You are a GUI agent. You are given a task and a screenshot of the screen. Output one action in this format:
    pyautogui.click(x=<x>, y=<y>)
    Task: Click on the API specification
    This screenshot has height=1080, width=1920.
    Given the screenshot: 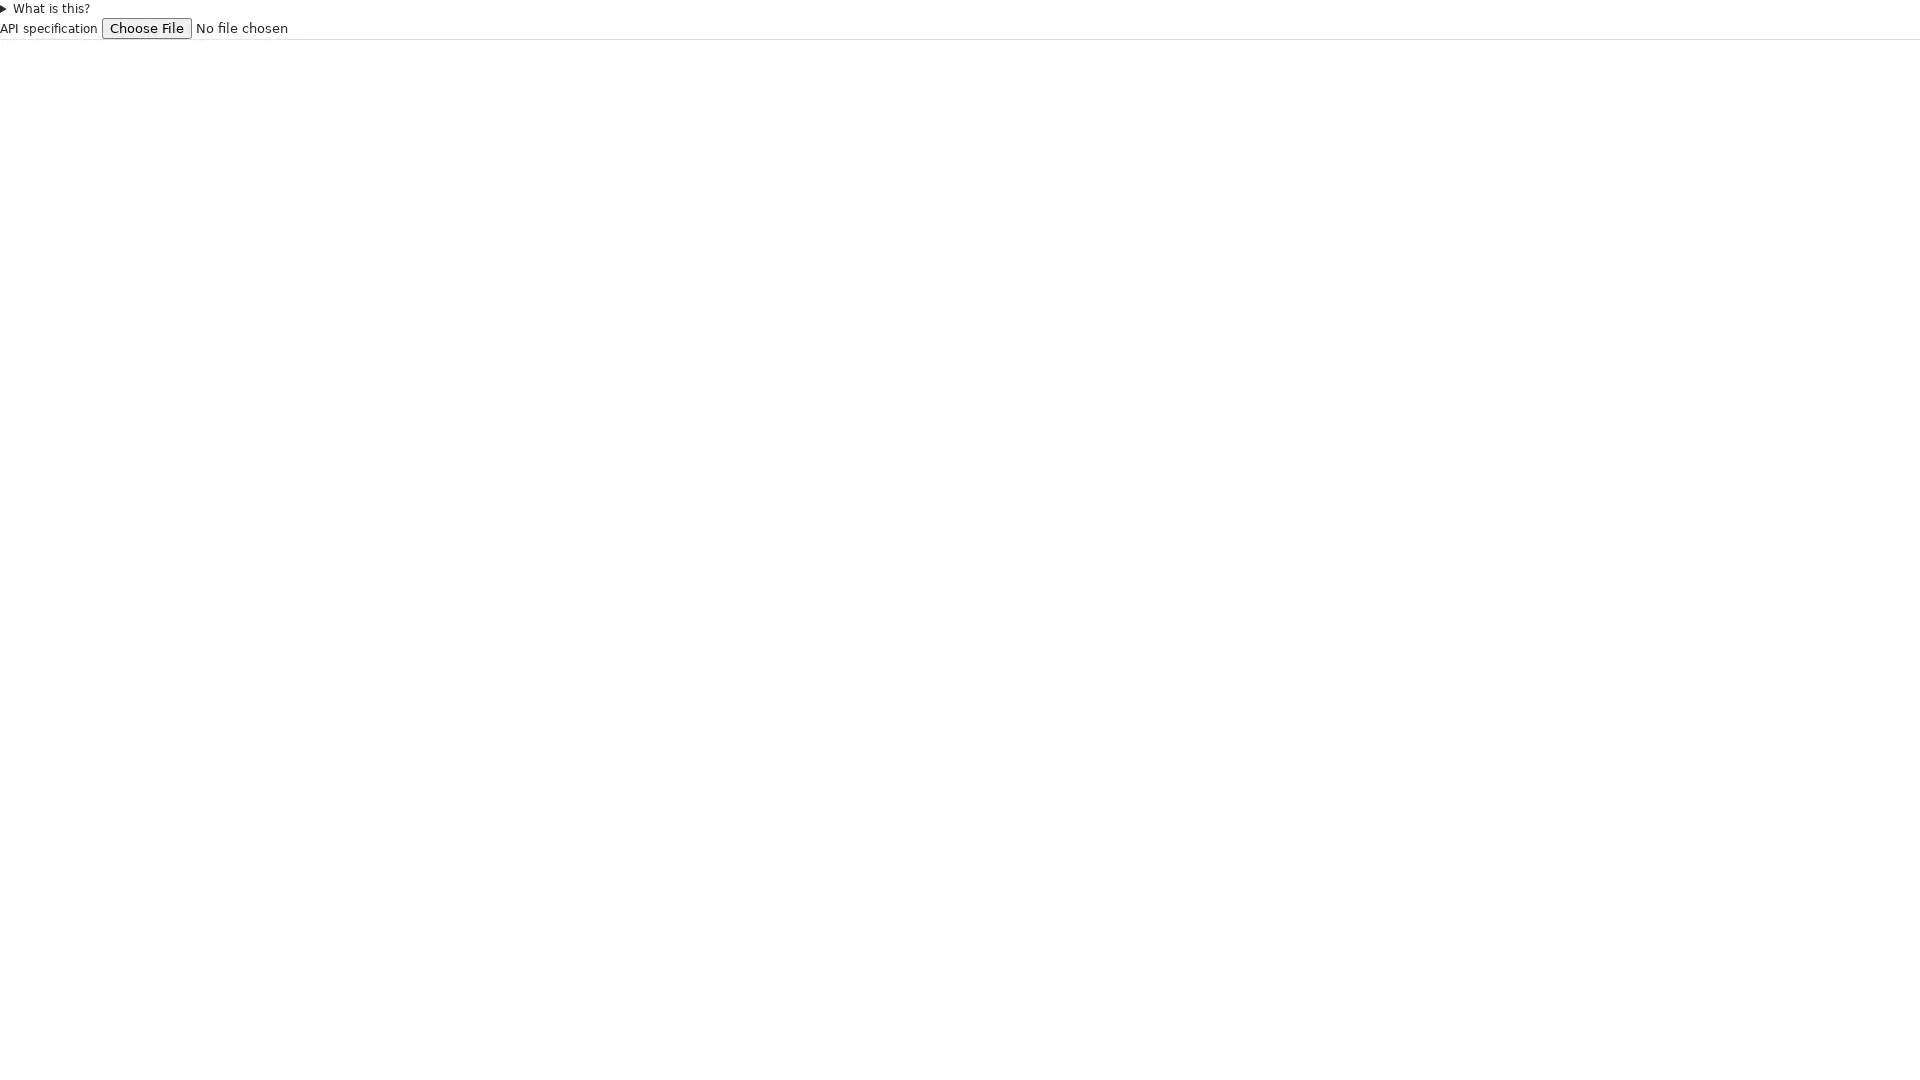 What is the action you would take?
    pyautogui.click(x=238, y=28)
    